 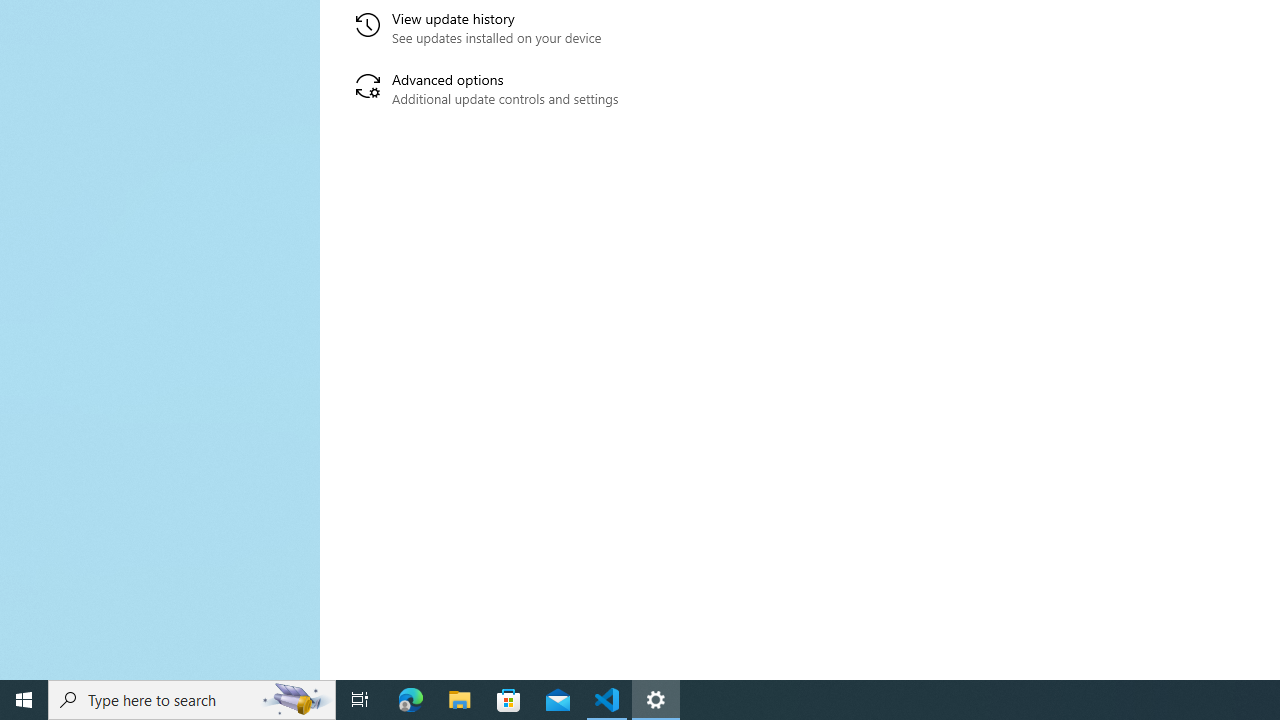 I want to click on 'Settings - 1 running window', so click(x=656, y=698).